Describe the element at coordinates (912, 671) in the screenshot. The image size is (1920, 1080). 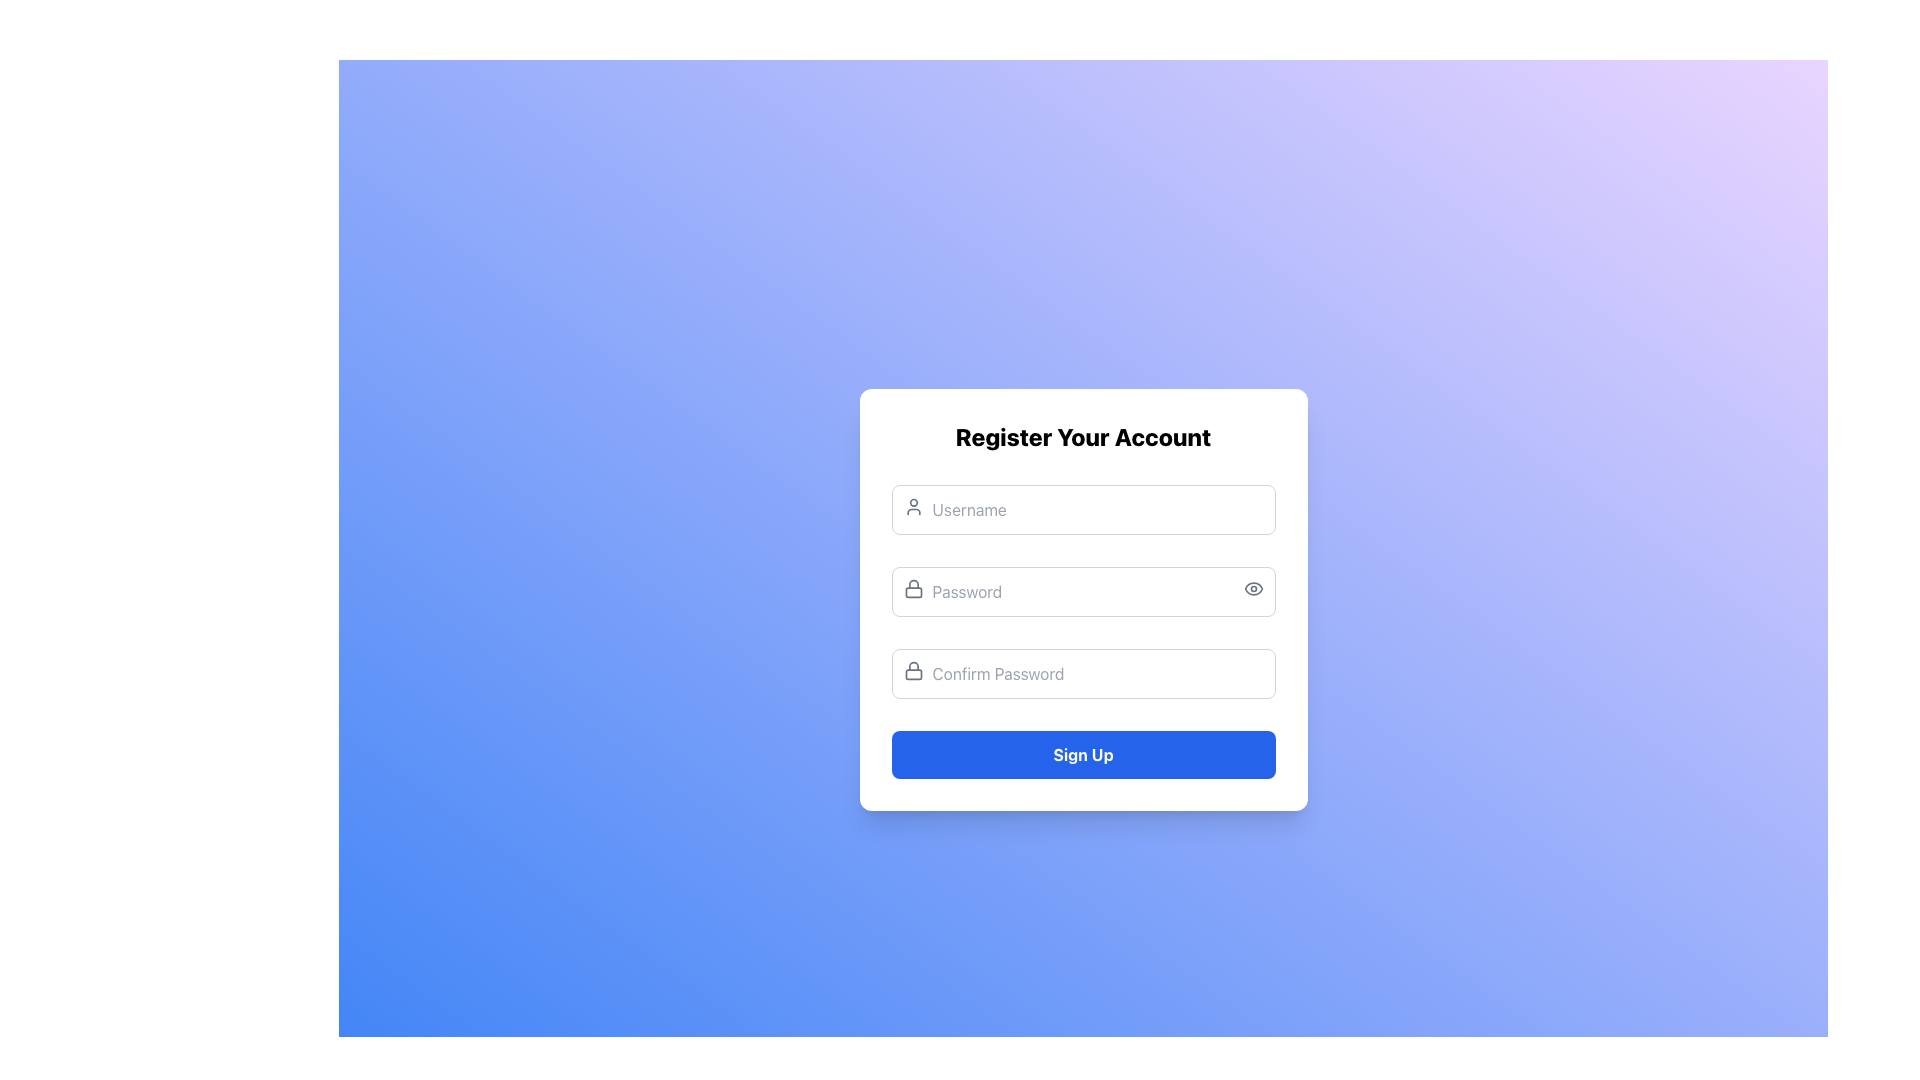
I see `the small lock icon located in the 'Confirm Password' field, which is styled with a thin outline and appears in light gray, indicating it is a decorative label` at that location.